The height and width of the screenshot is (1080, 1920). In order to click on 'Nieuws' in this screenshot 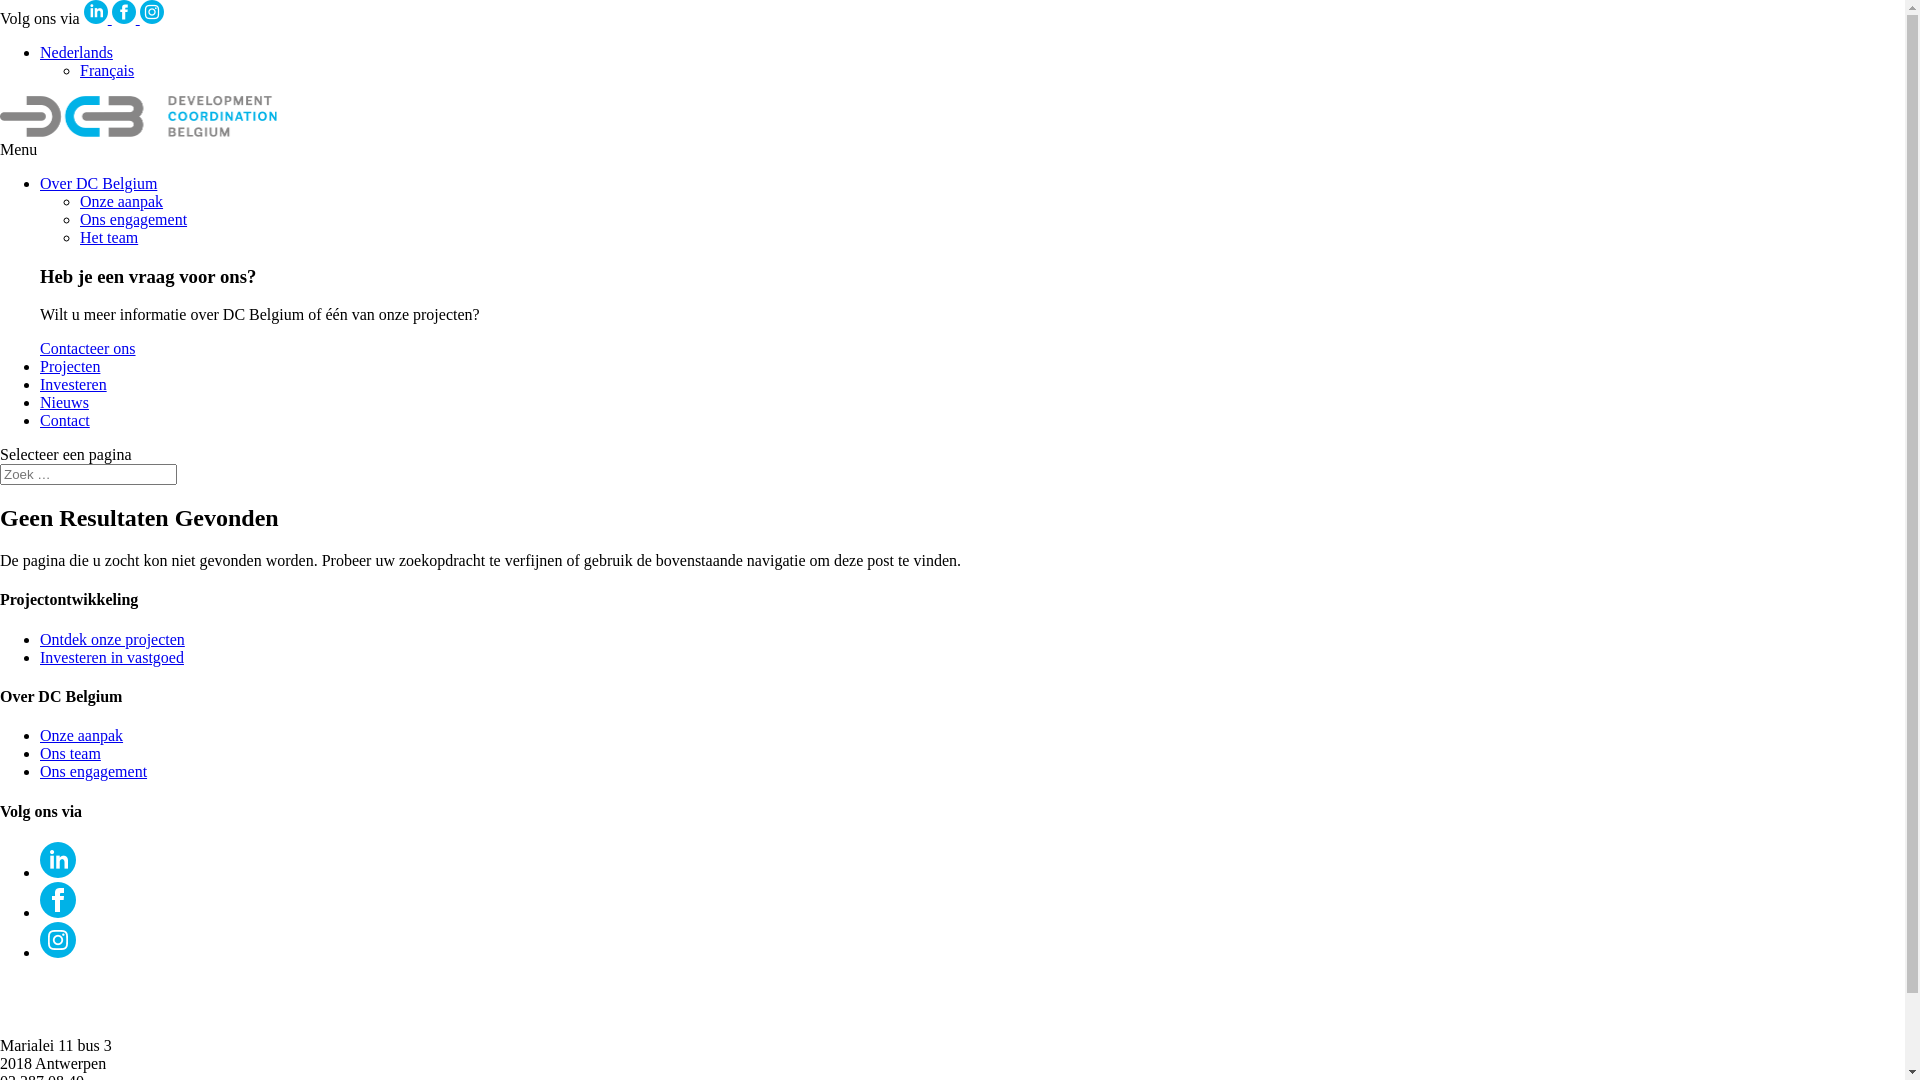, I will do `click(64, 402)`.